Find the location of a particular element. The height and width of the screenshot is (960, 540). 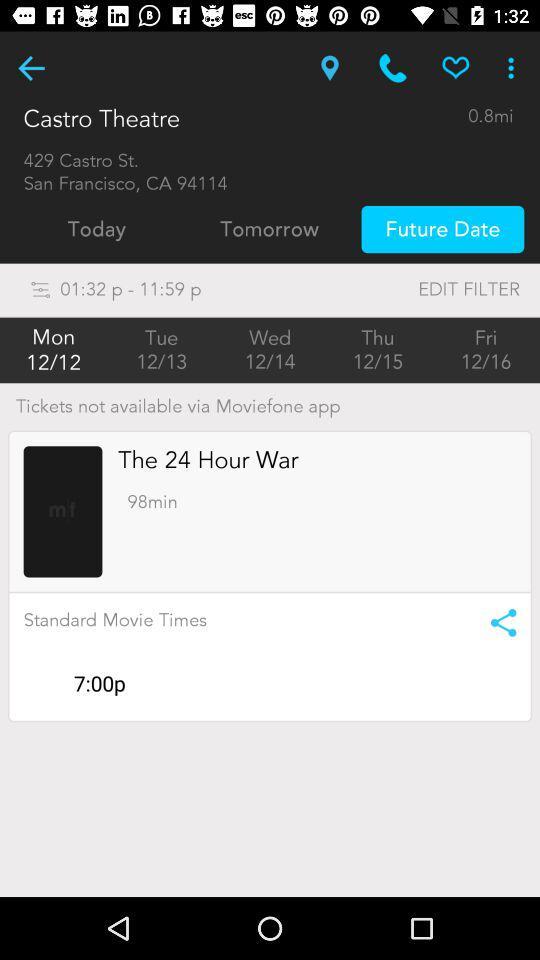

the 24 hour item is located at coordinates (207, 460).